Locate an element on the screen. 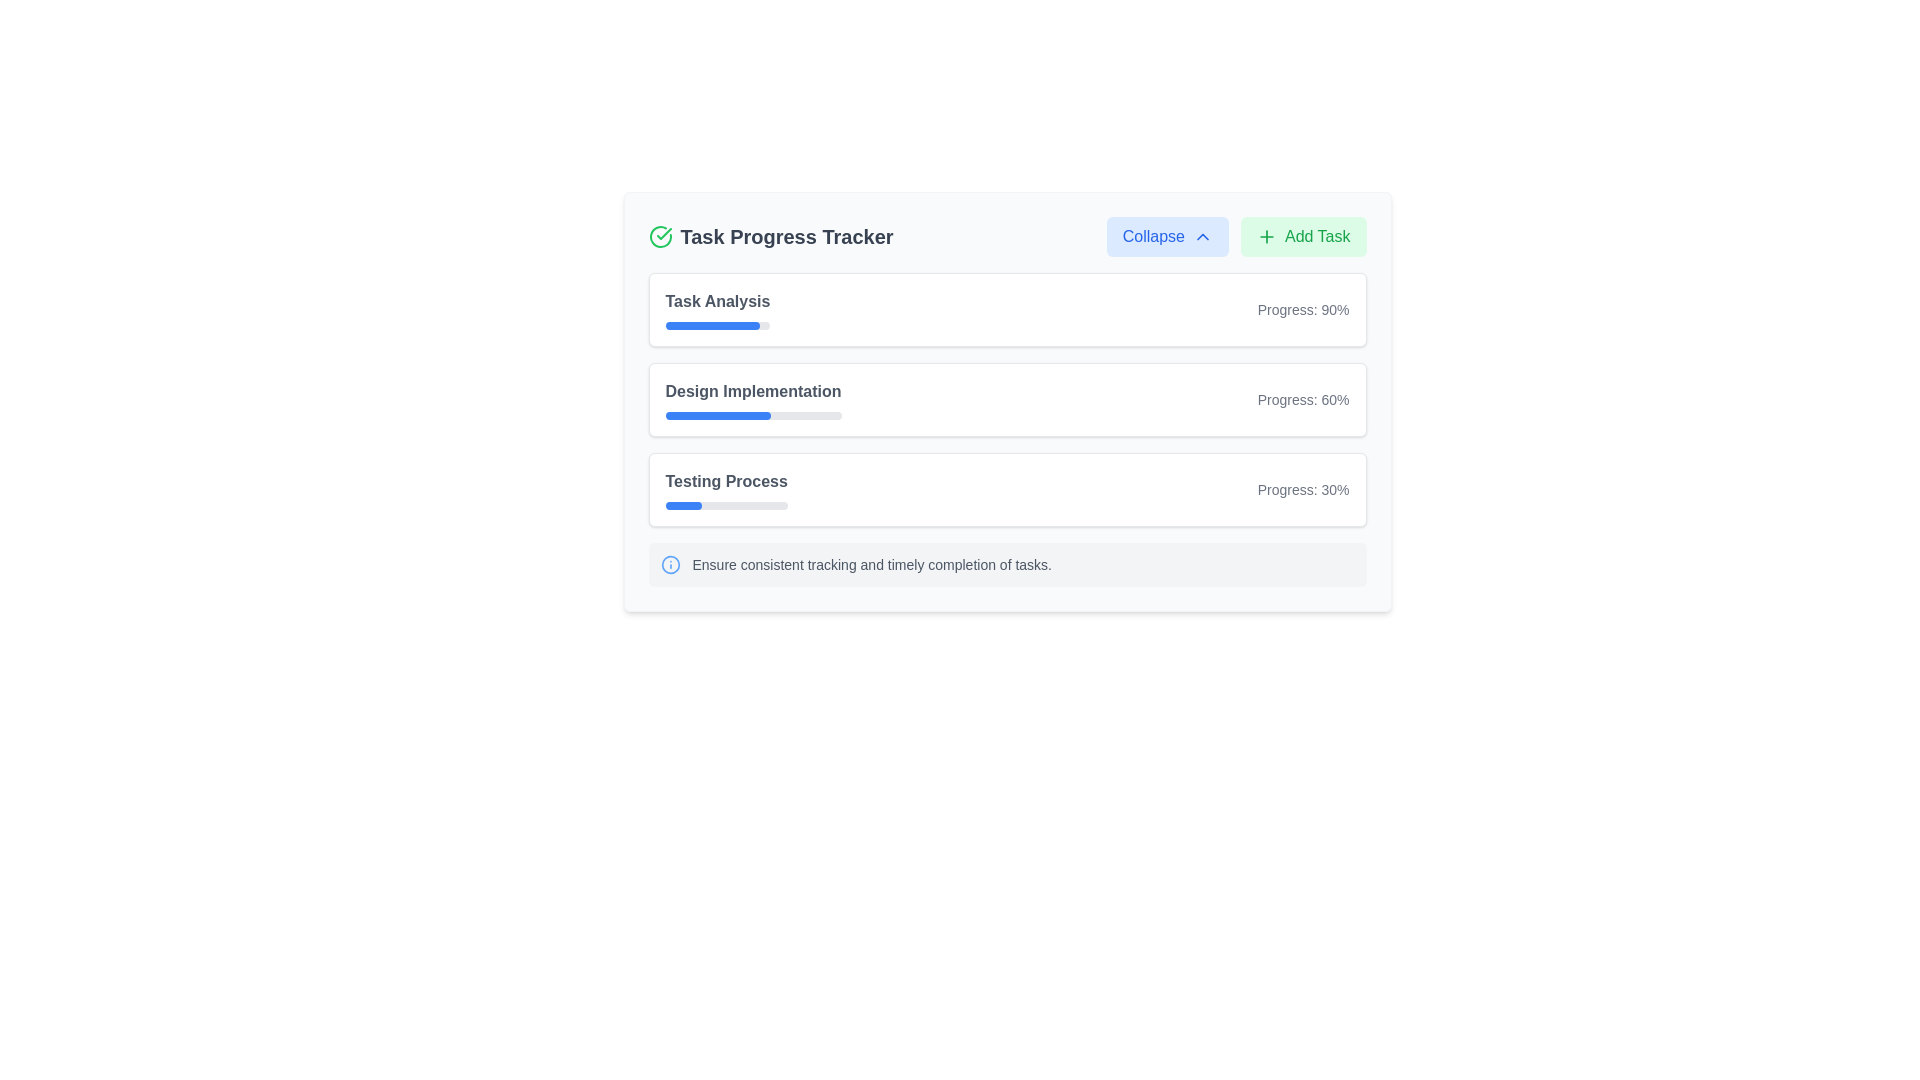 This screenshot has height=1080, width=1920. the button located is located at coordinates (1167, 235).